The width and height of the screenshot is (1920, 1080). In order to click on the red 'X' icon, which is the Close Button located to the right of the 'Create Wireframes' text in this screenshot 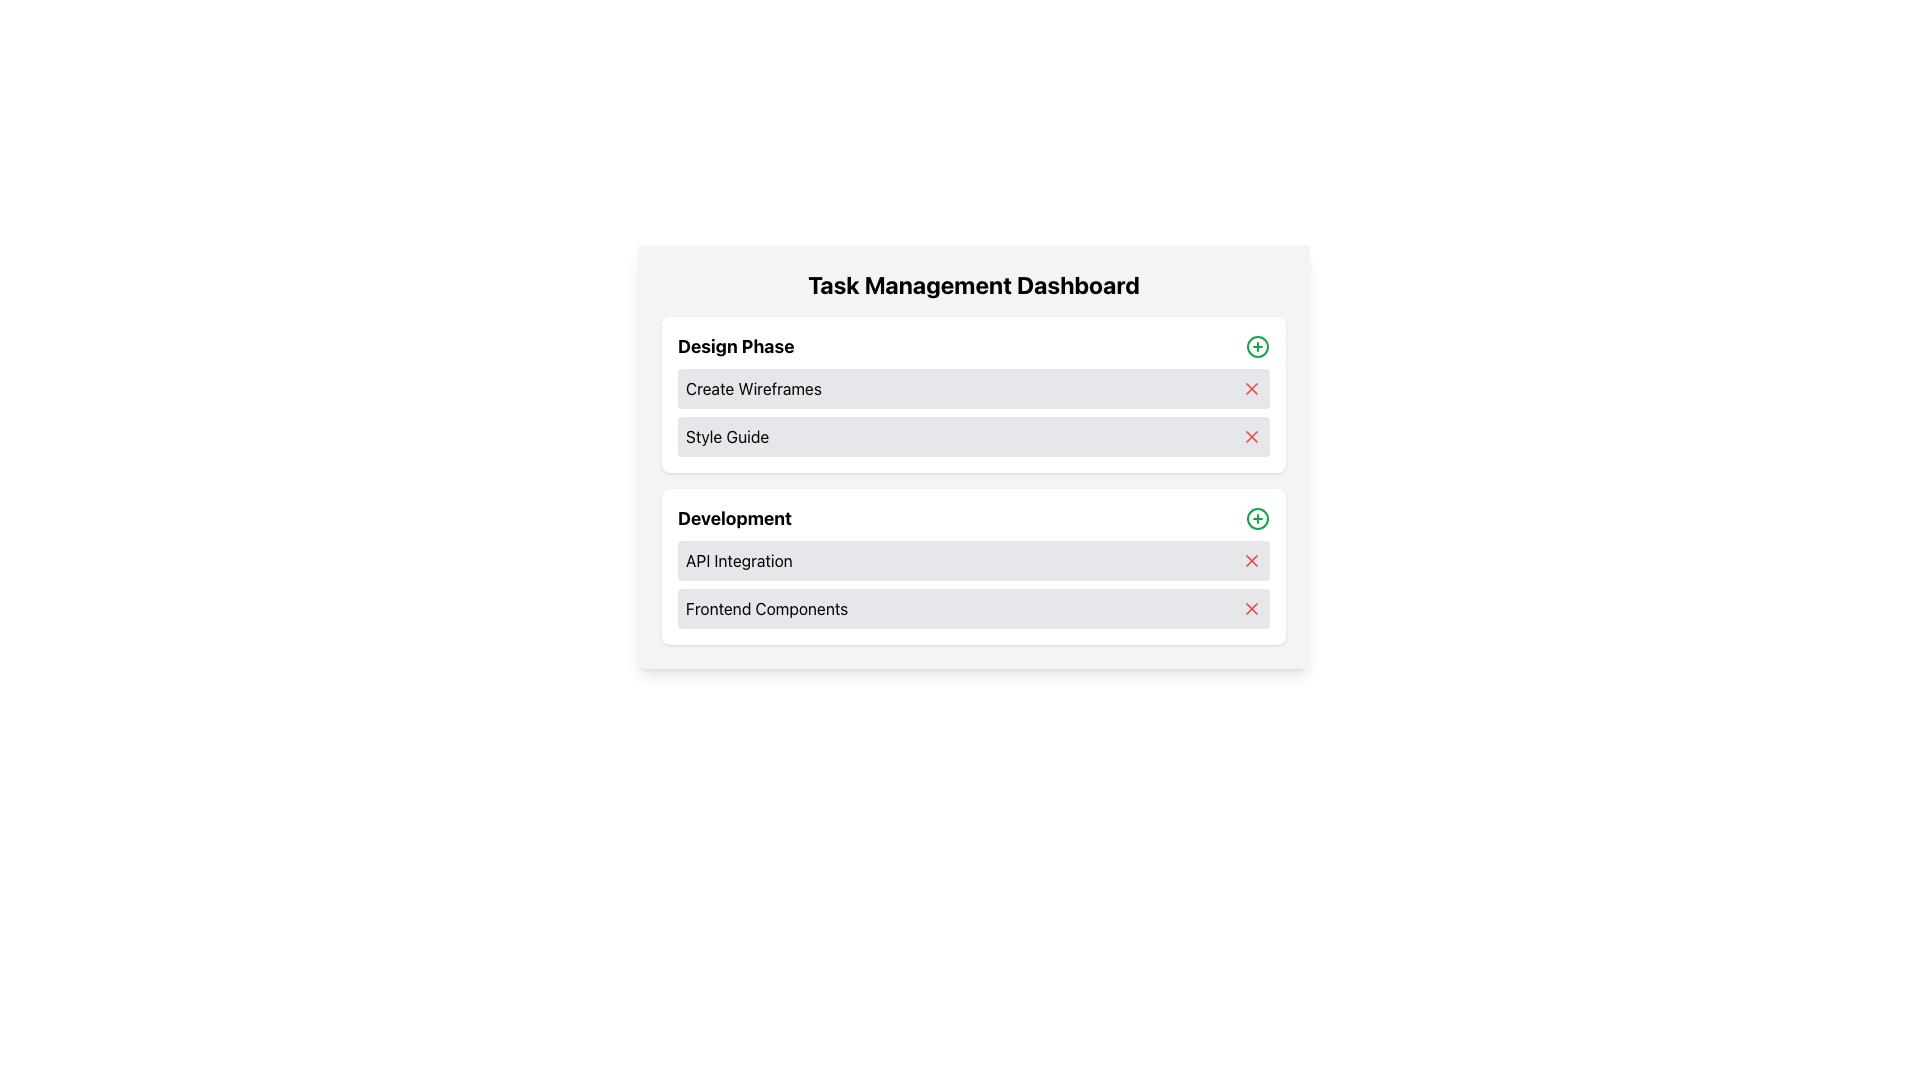, I will do `click(1251, 389)`.